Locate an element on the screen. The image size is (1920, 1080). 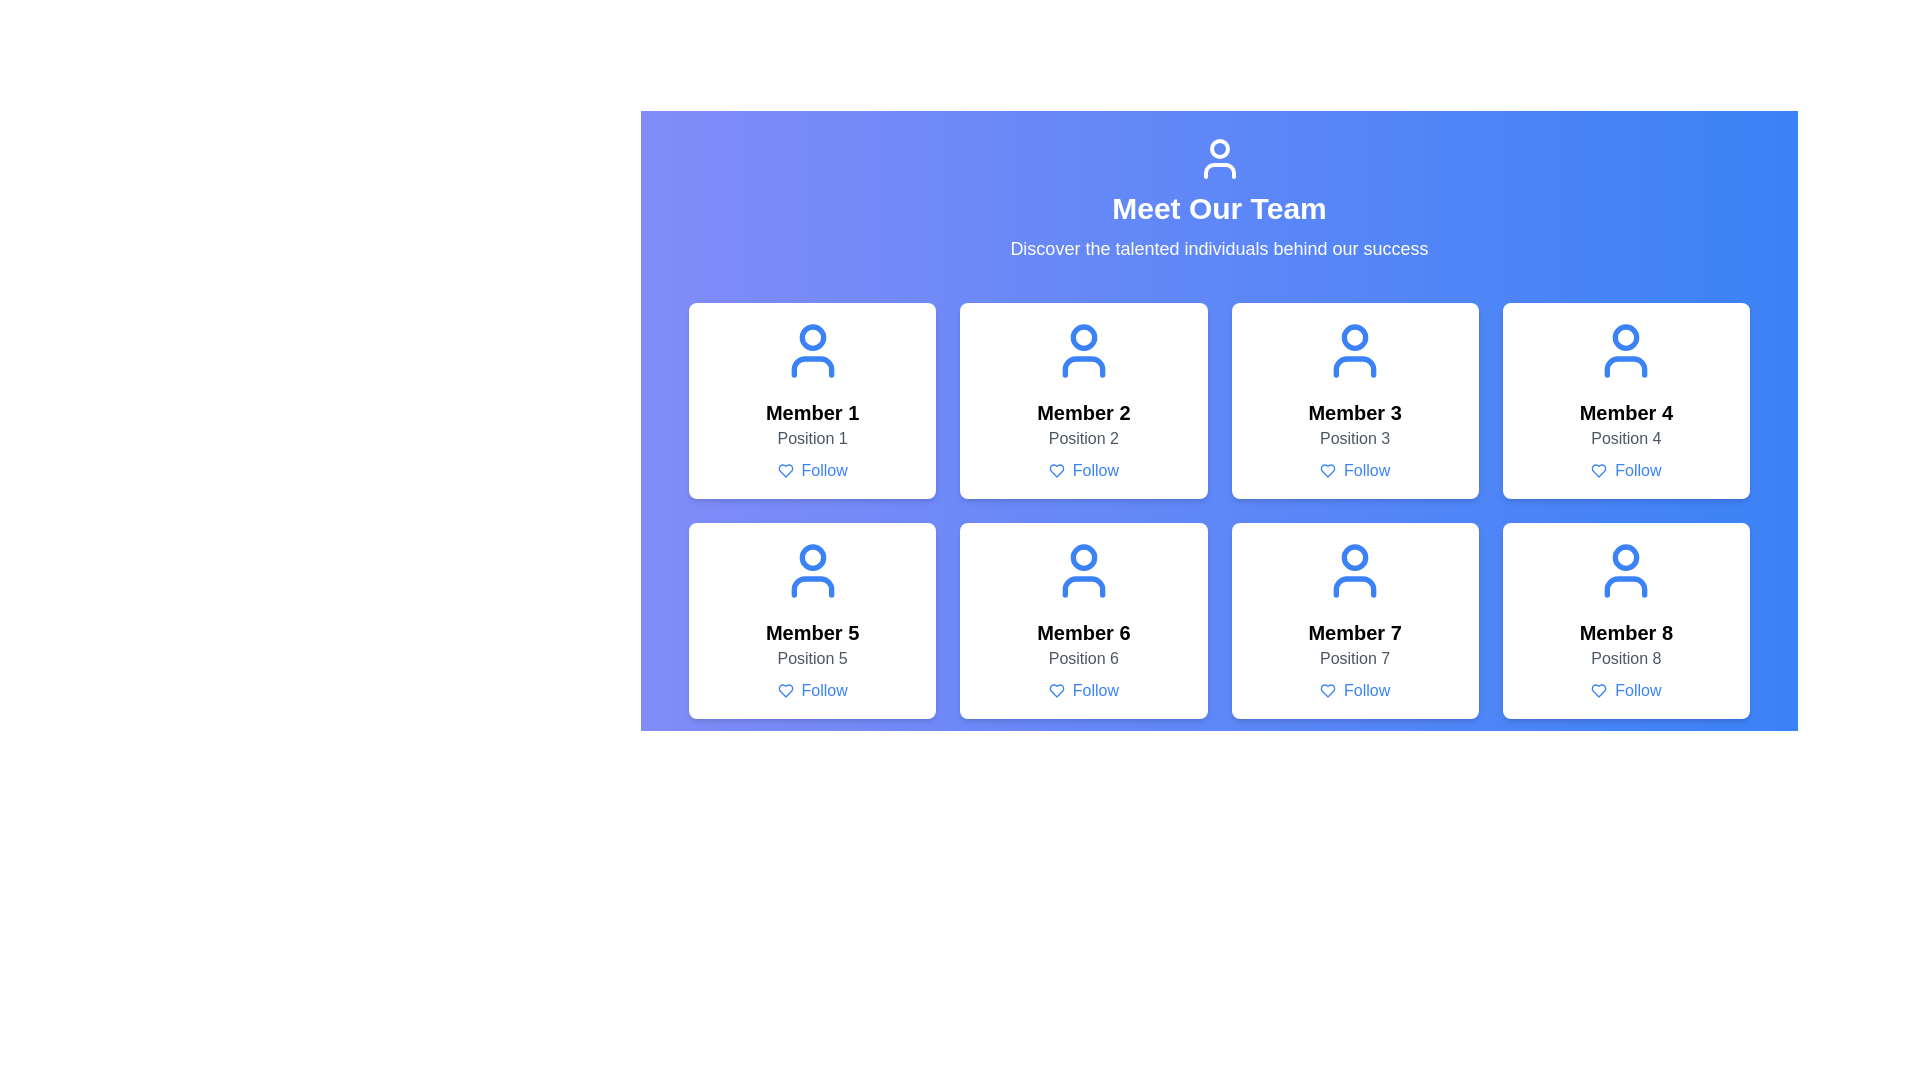
the circular blue-outline shape representing 'Member 5' in the user avatar icon located at the bottom-left quadrant of the grid layout is located at coordinates (812, 557).